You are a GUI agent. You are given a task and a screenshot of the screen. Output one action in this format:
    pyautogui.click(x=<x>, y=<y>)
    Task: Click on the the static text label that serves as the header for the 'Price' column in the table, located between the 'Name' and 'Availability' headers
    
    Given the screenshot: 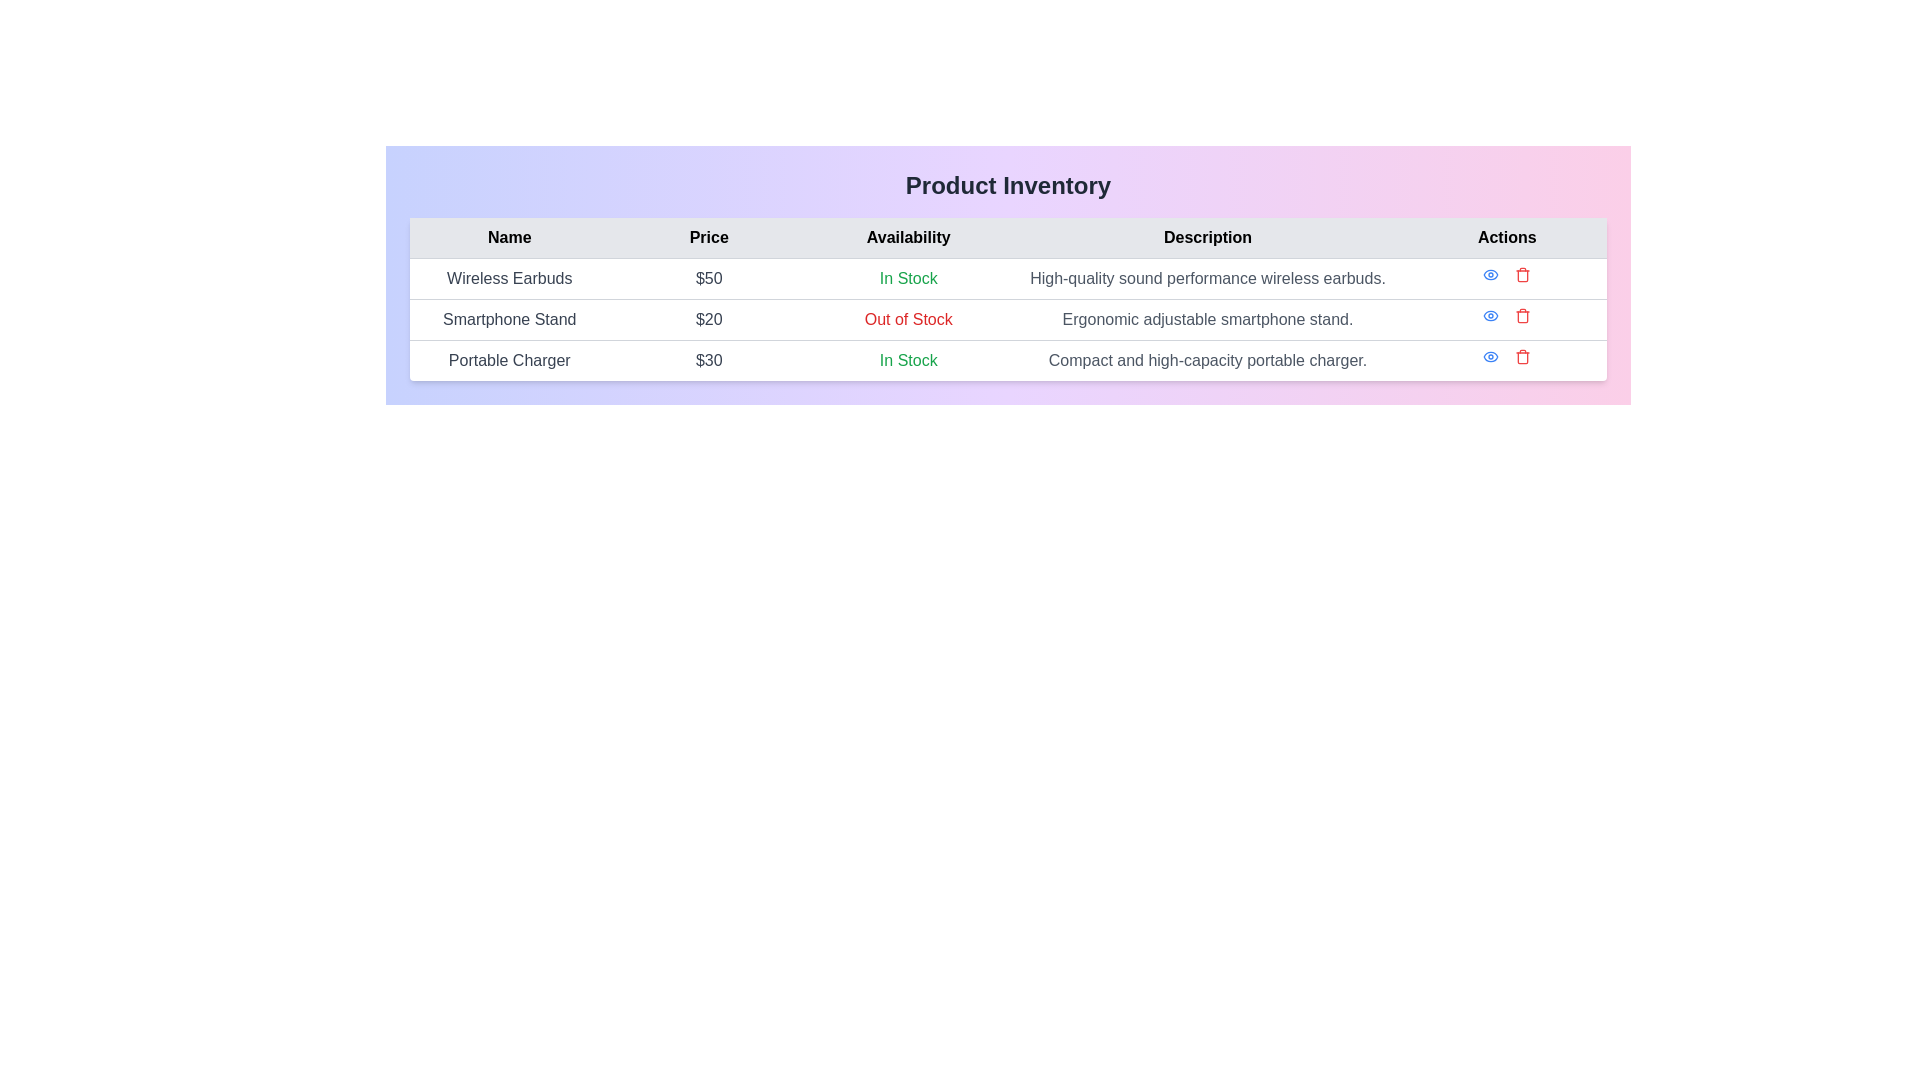 What is the action you would take?
    pyautogui.click(x=709, y=237)
    